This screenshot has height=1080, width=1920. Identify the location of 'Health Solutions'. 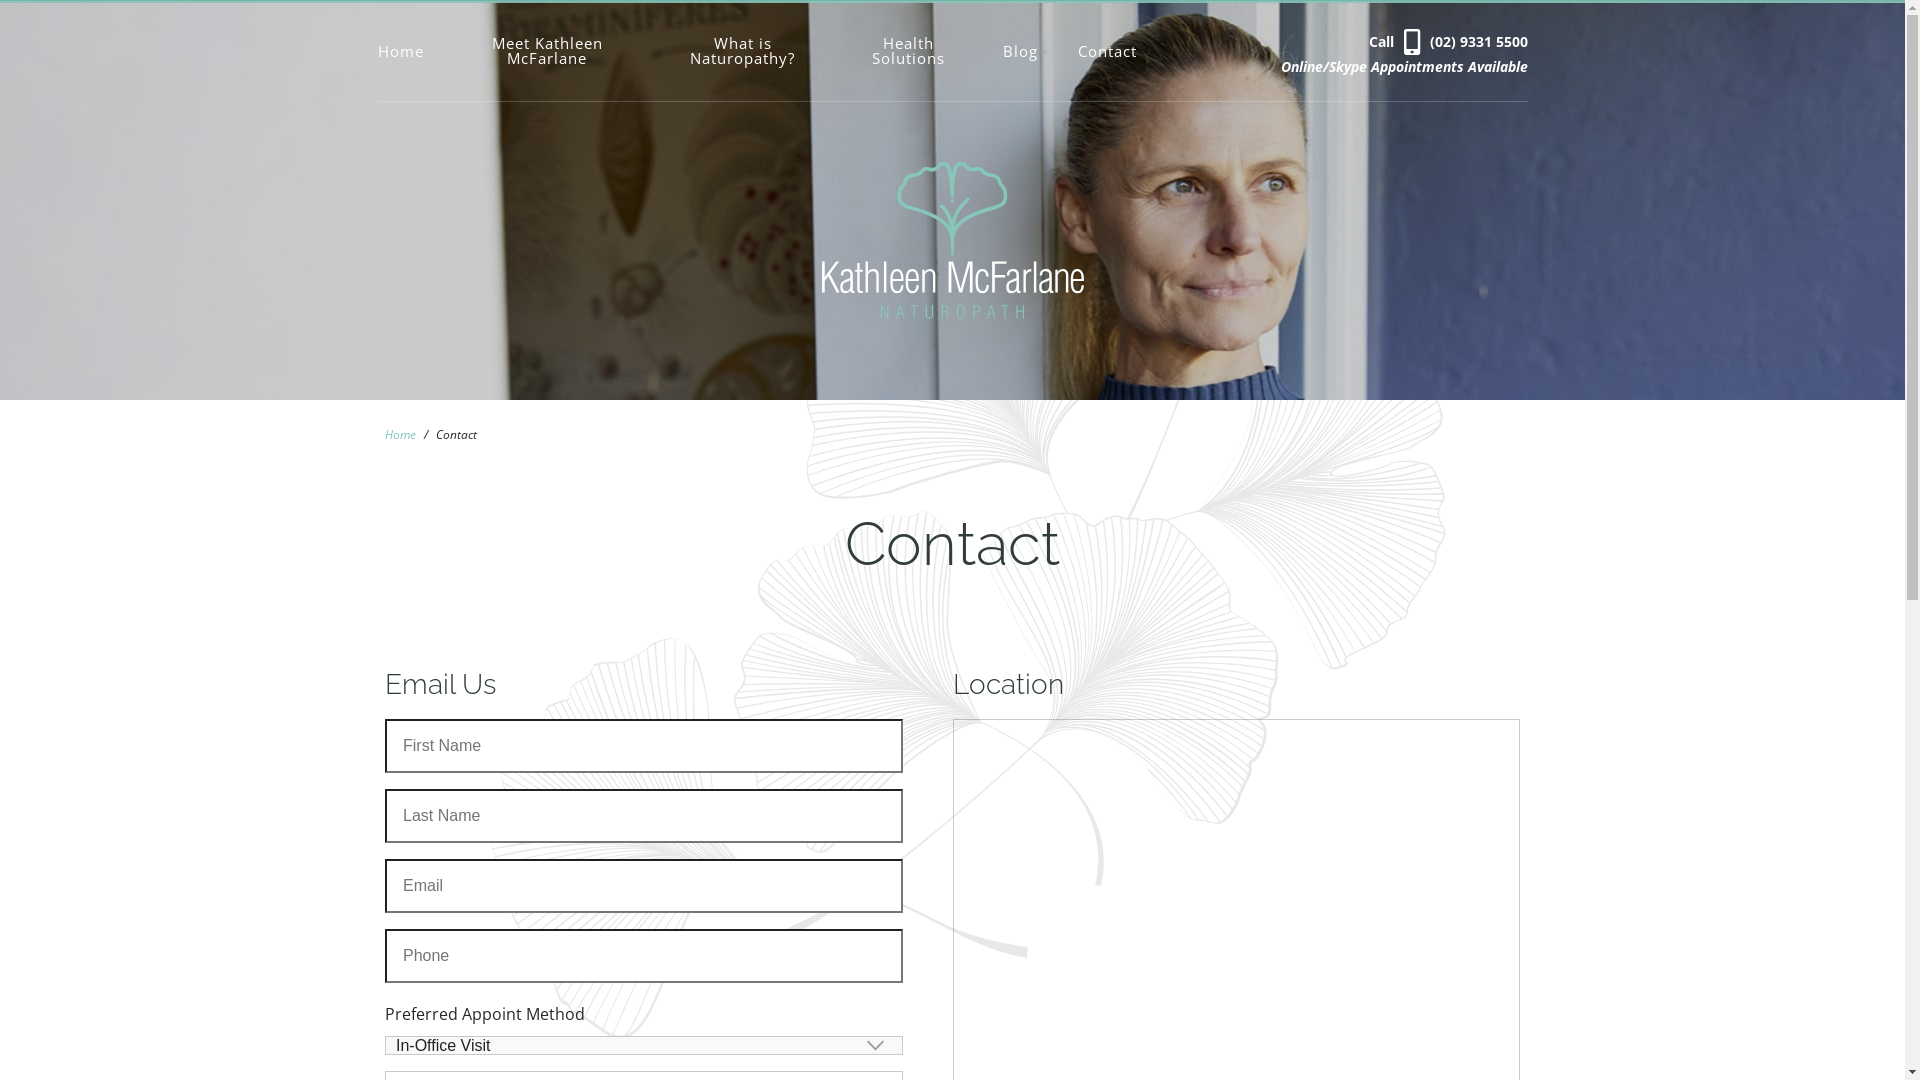
(907, 49).